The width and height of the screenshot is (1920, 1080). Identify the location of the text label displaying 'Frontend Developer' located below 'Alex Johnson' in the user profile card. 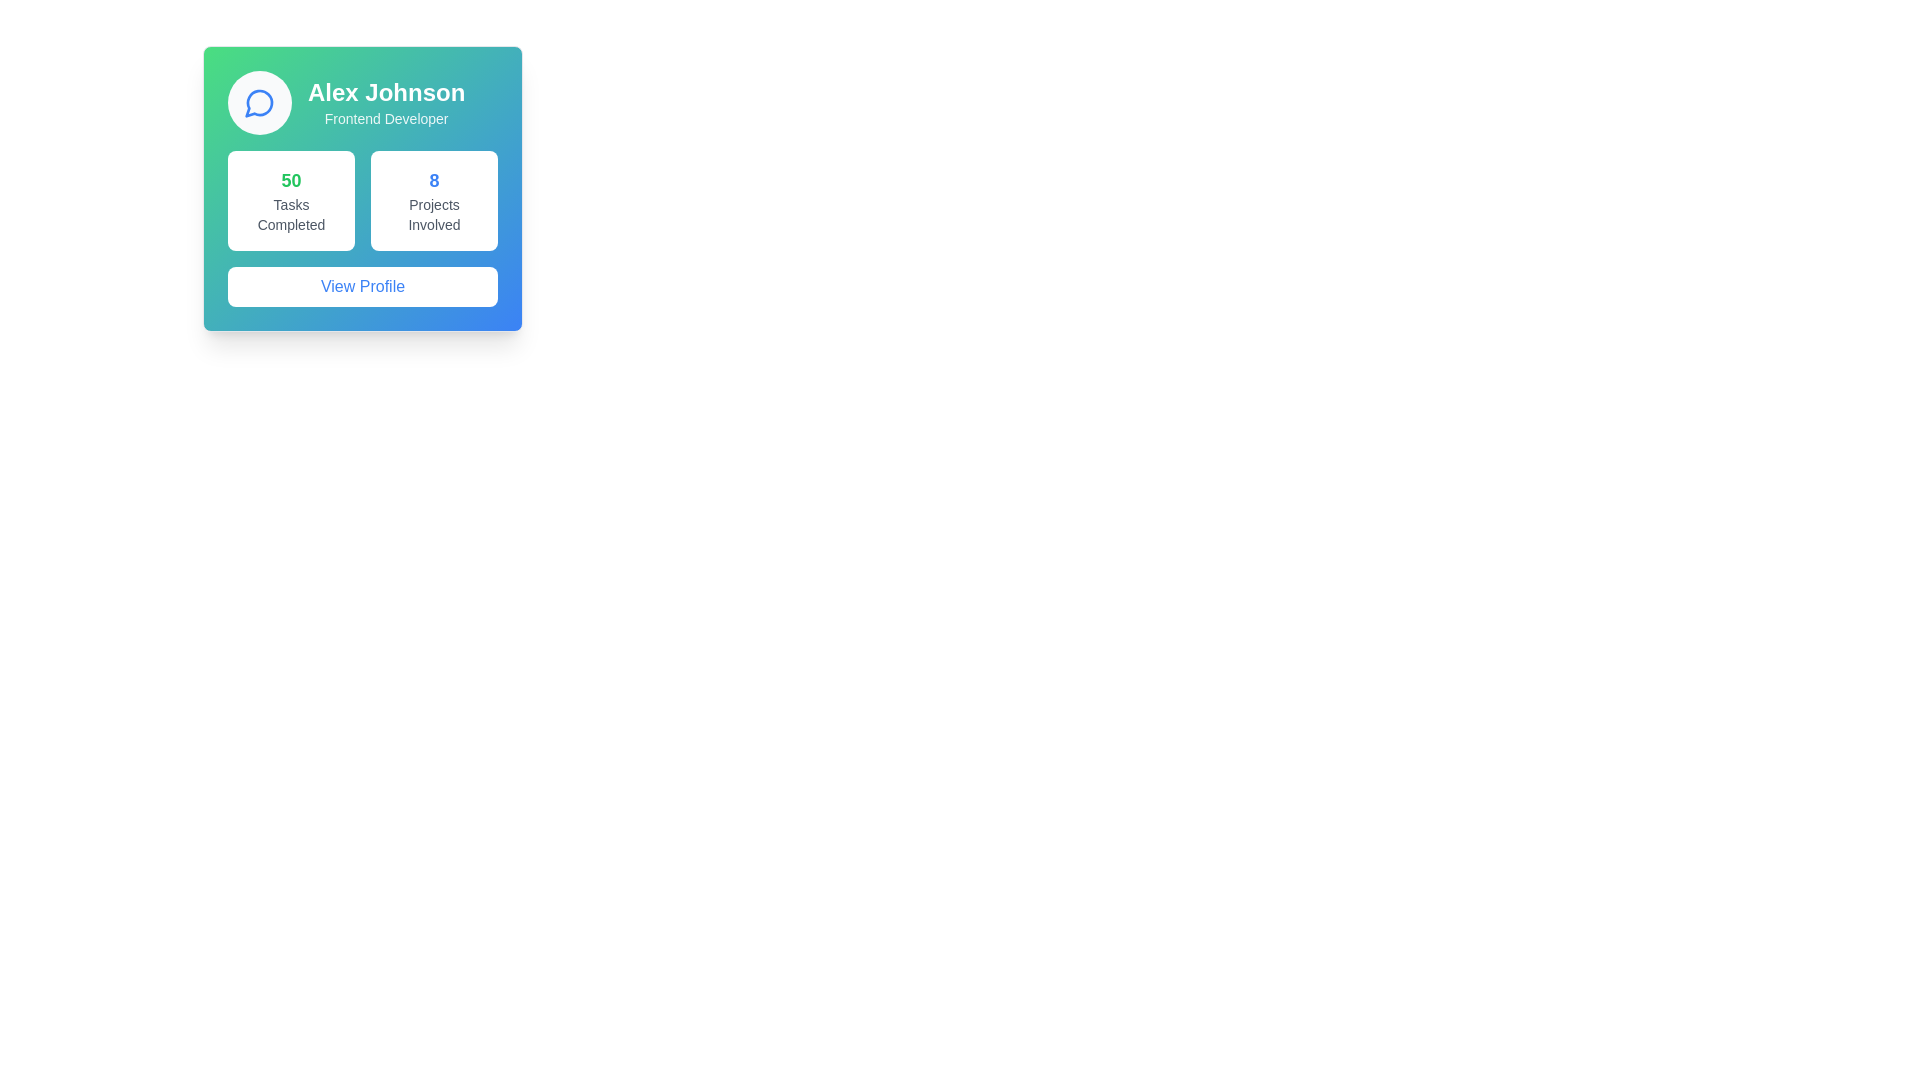
(386, 119).